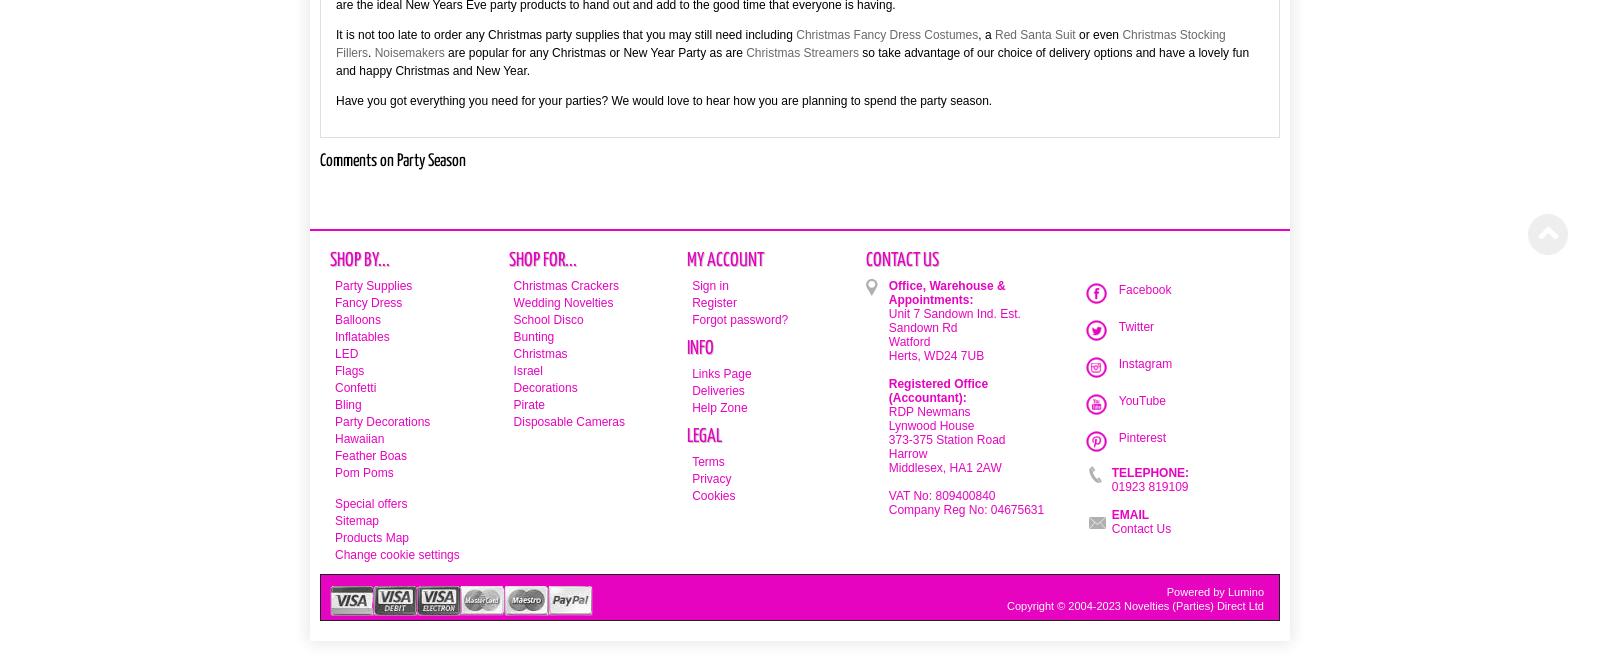 This screenshot has height=661, width=1600. I want to click on '373-375 Station Road', so click(945, 440).